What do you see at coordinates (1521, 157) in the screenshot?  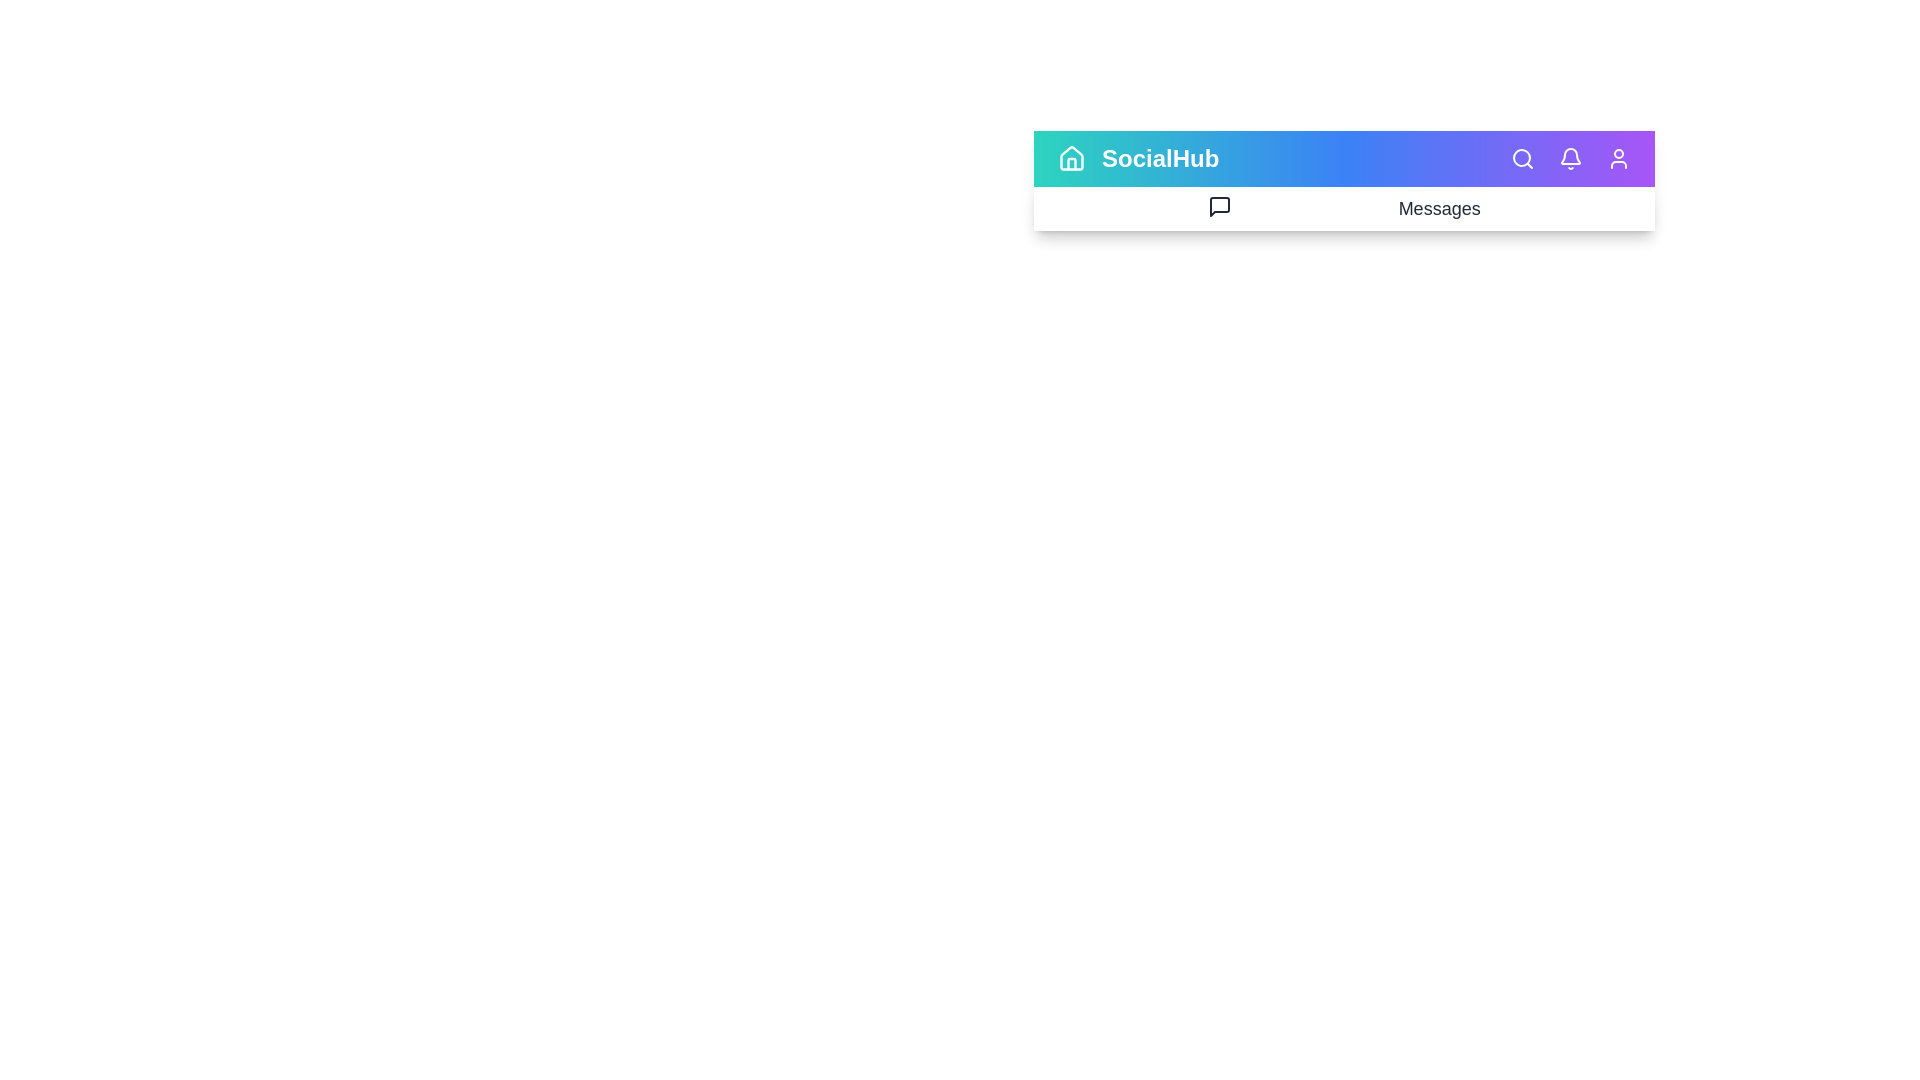 I see `the search icon in the SocialAppBar component to initiate a search` at bounding box center [1521, 157].